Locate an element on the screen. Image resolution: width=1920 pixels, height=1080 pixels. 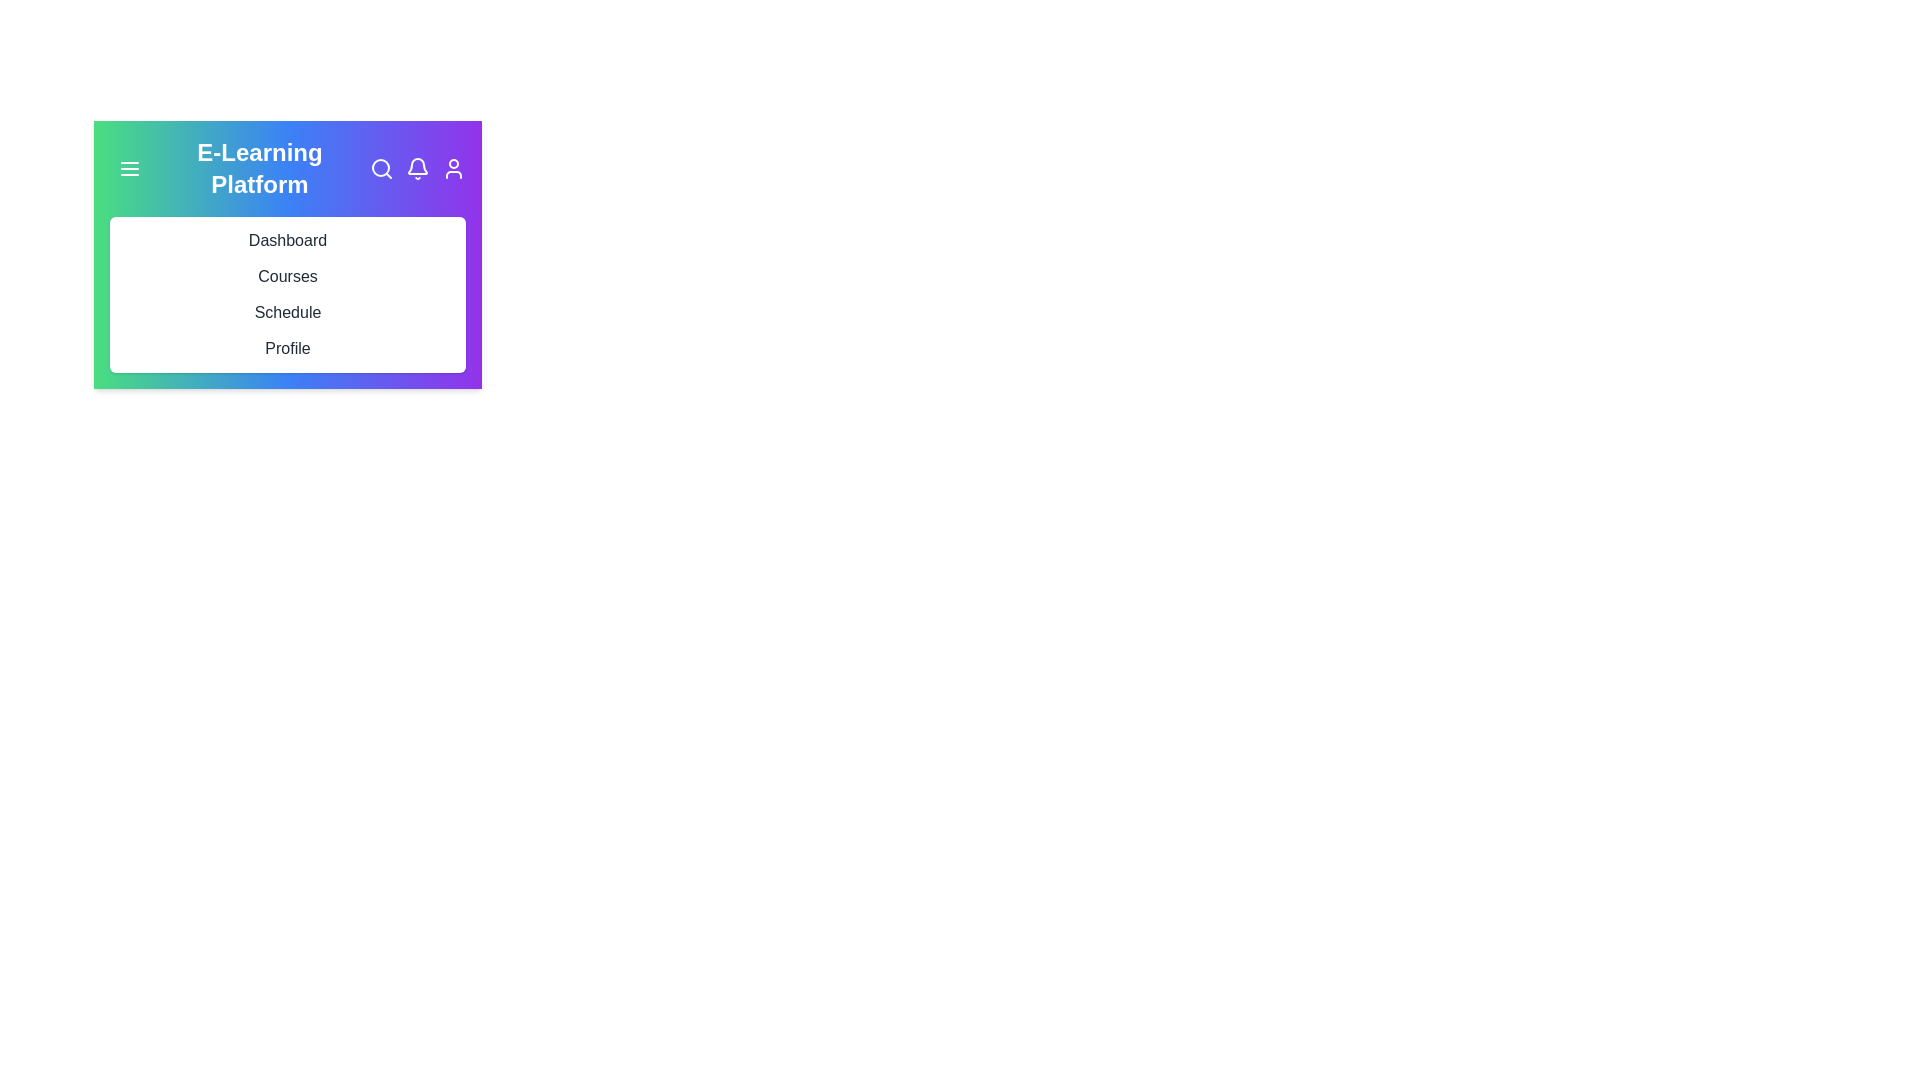
the notification bell icon is located at coordinates (416, 168).